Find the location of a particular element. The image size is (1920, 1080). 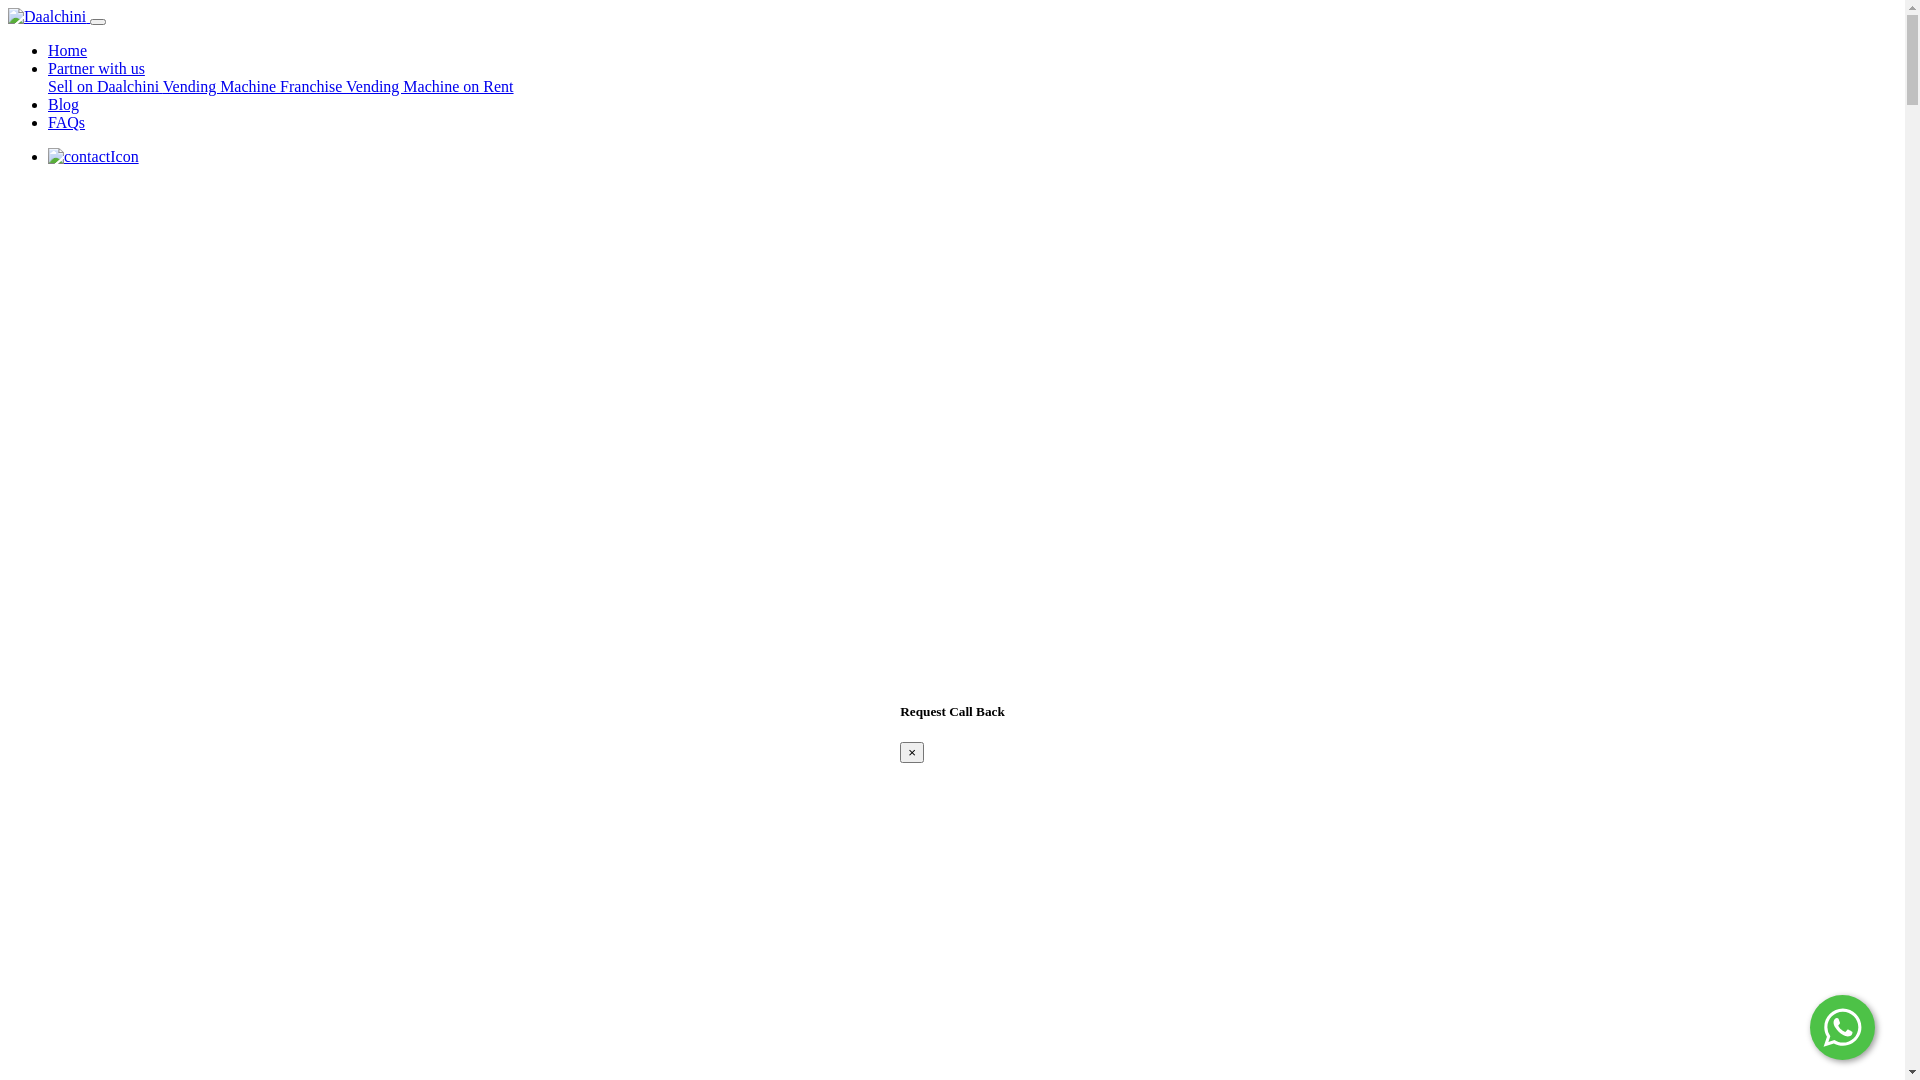

'Sell on Daalchini' is located at coordinates (104, 85).